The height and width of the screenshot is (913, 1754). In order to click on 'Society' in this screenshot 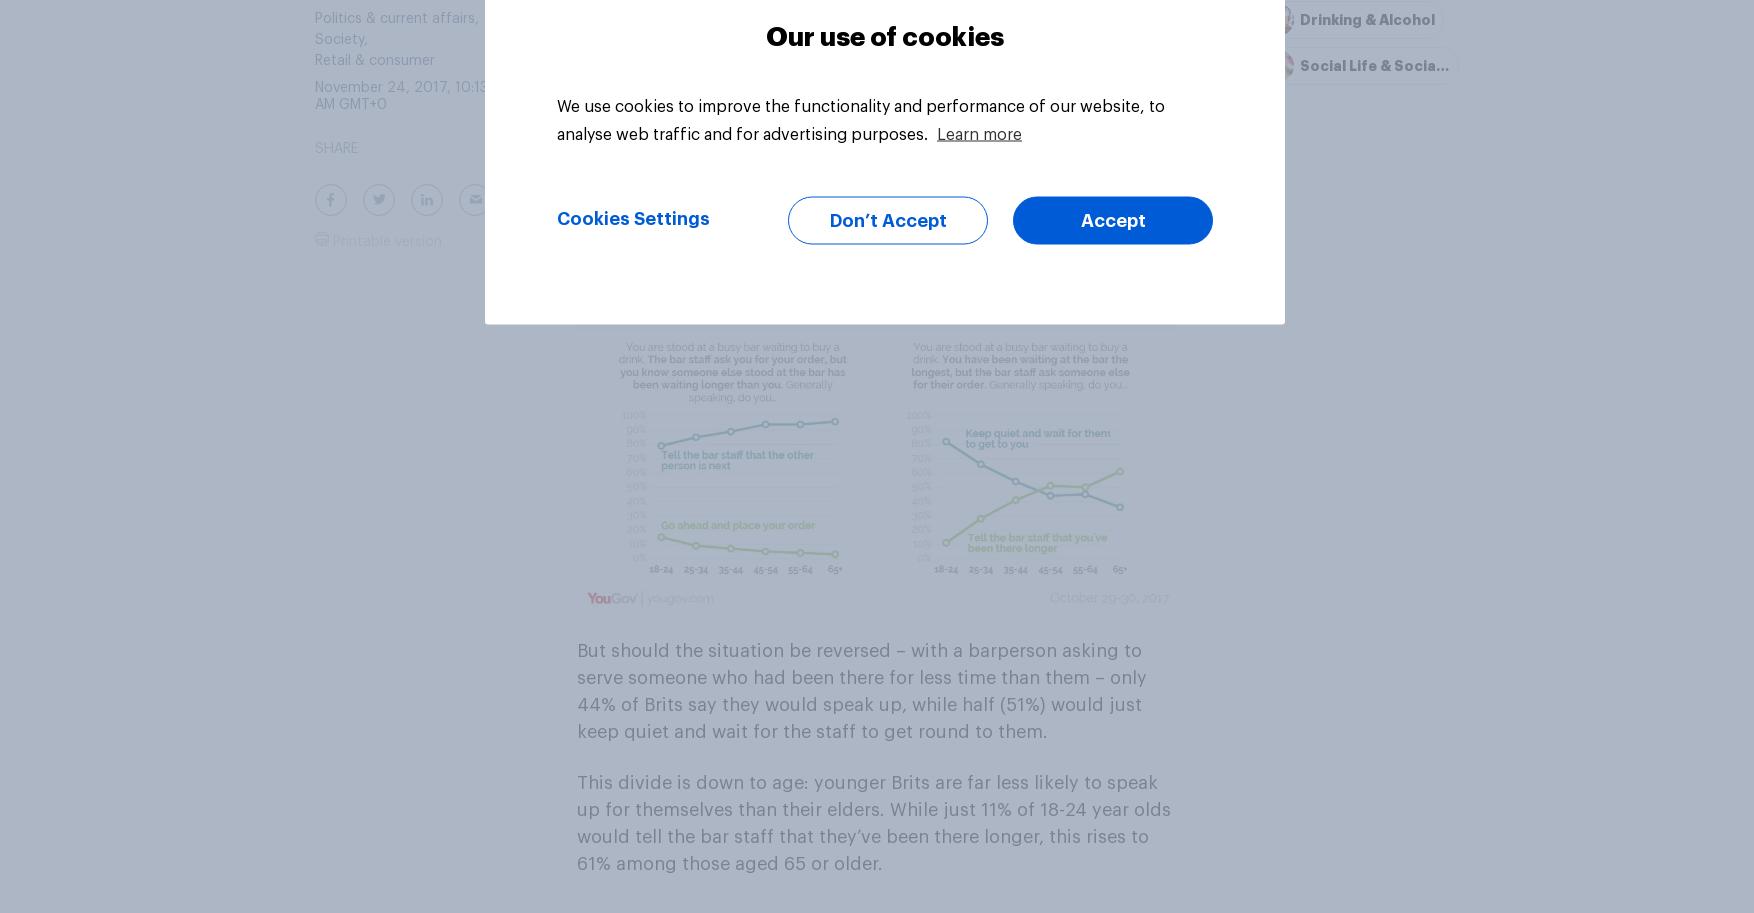, I will do `click(338, 38)`.